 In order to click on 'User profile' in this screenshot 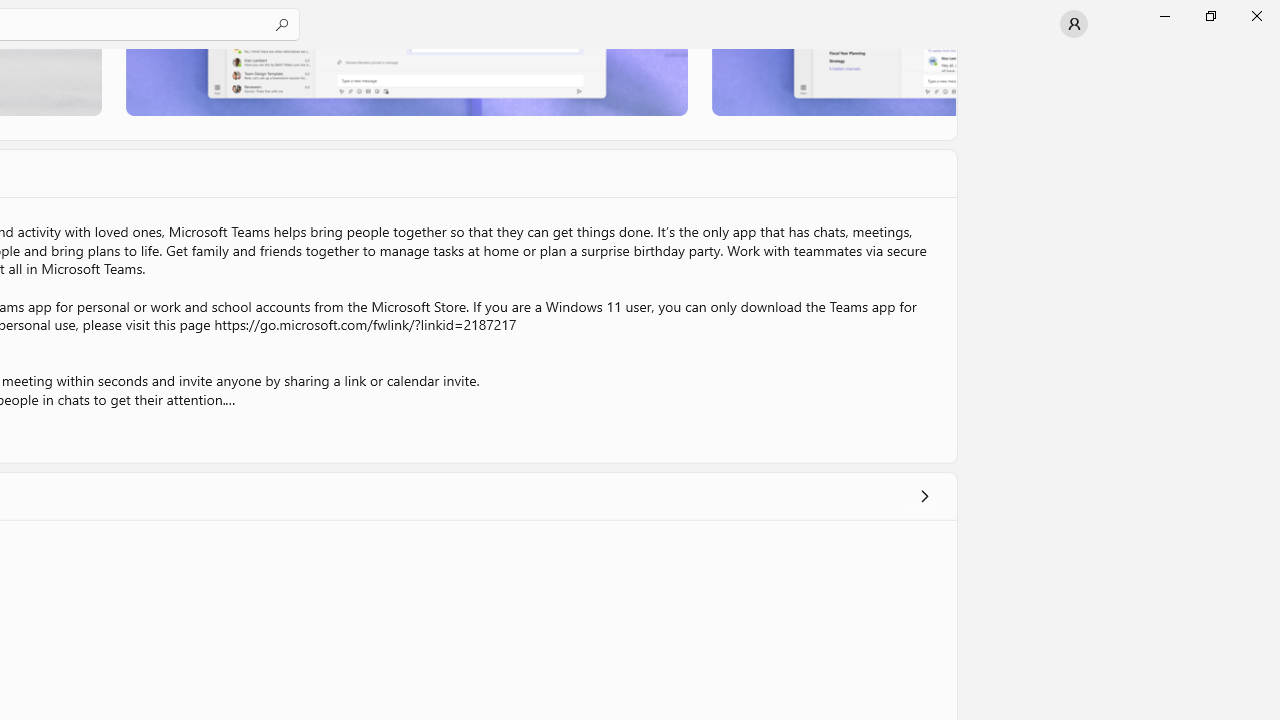, I will do `click(1072, 24)`.